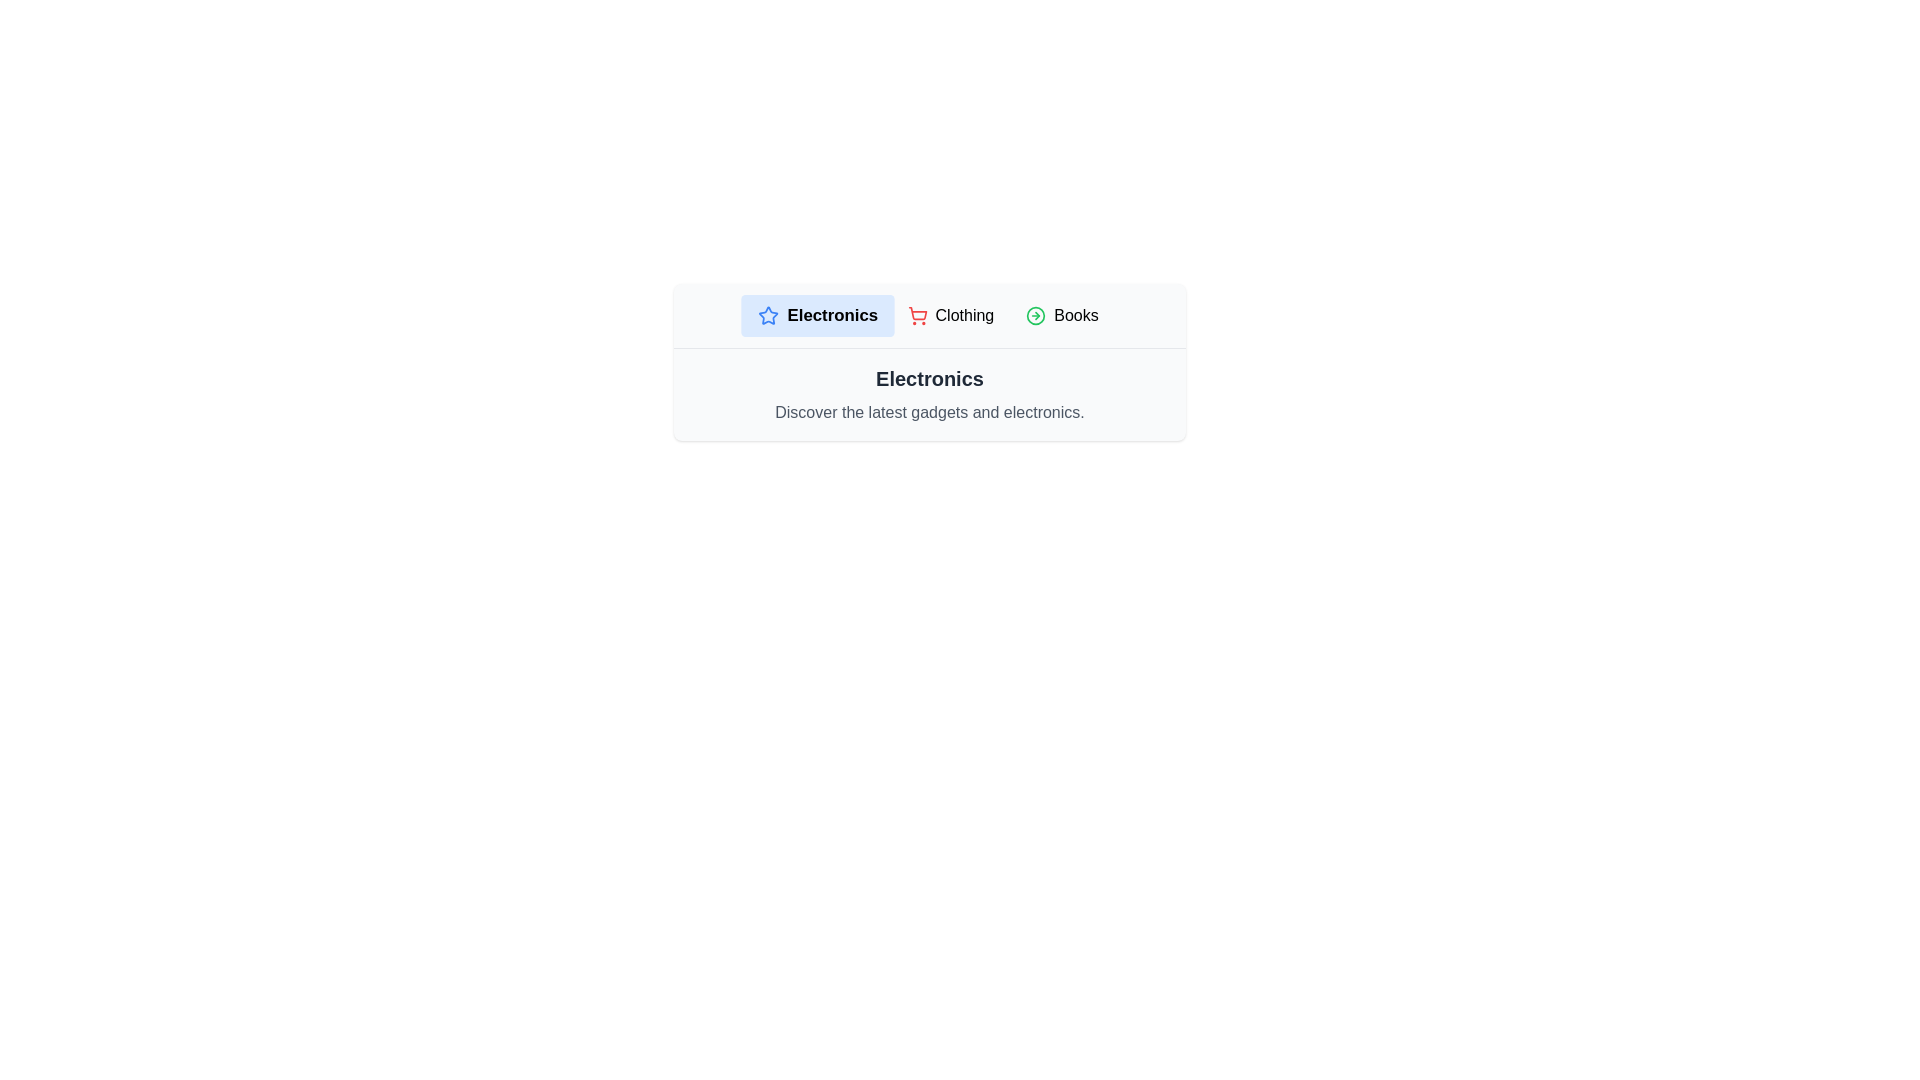  What do you see at coordinates (949, 315) in the screenshot?
I see `the Clothing tab to select it` at bounding box center [949, 315].